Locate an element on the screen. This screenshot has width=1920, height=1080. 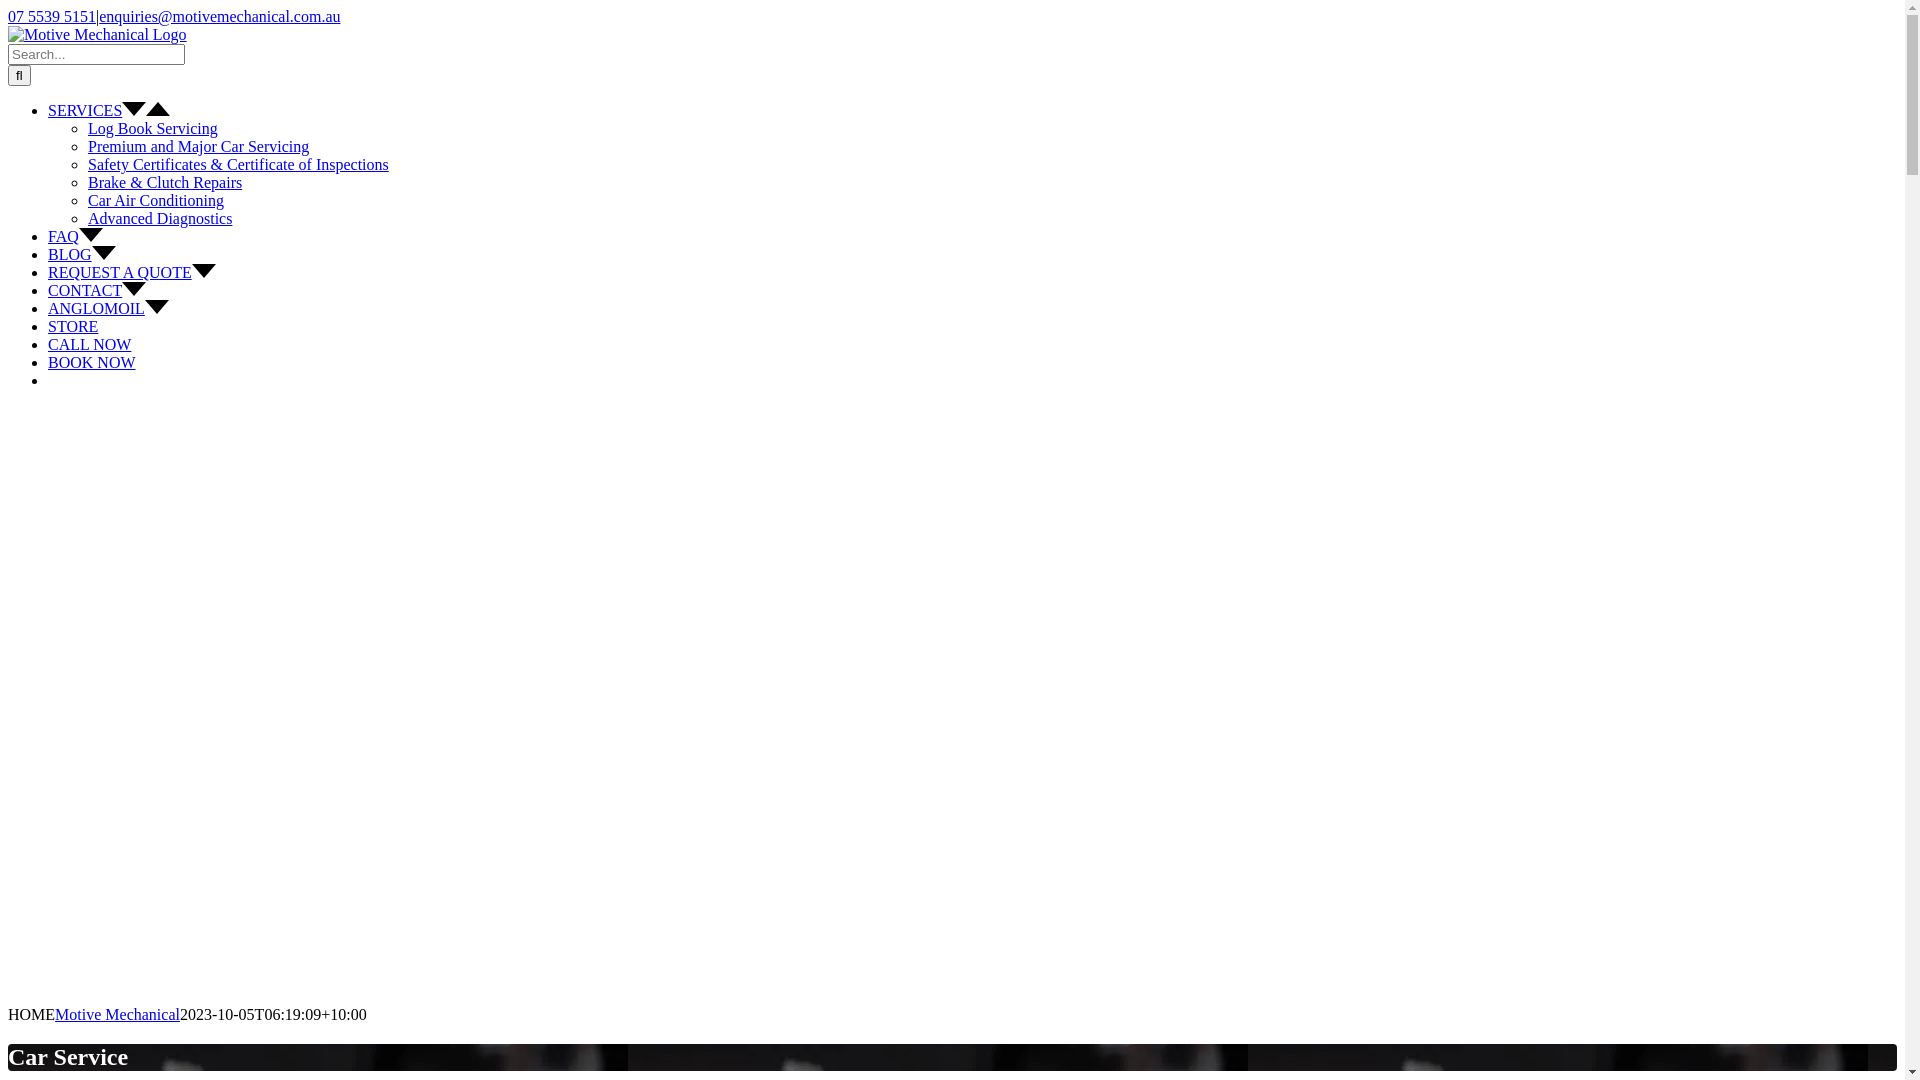
'Skip to content' is located at coordinates (6, 7).